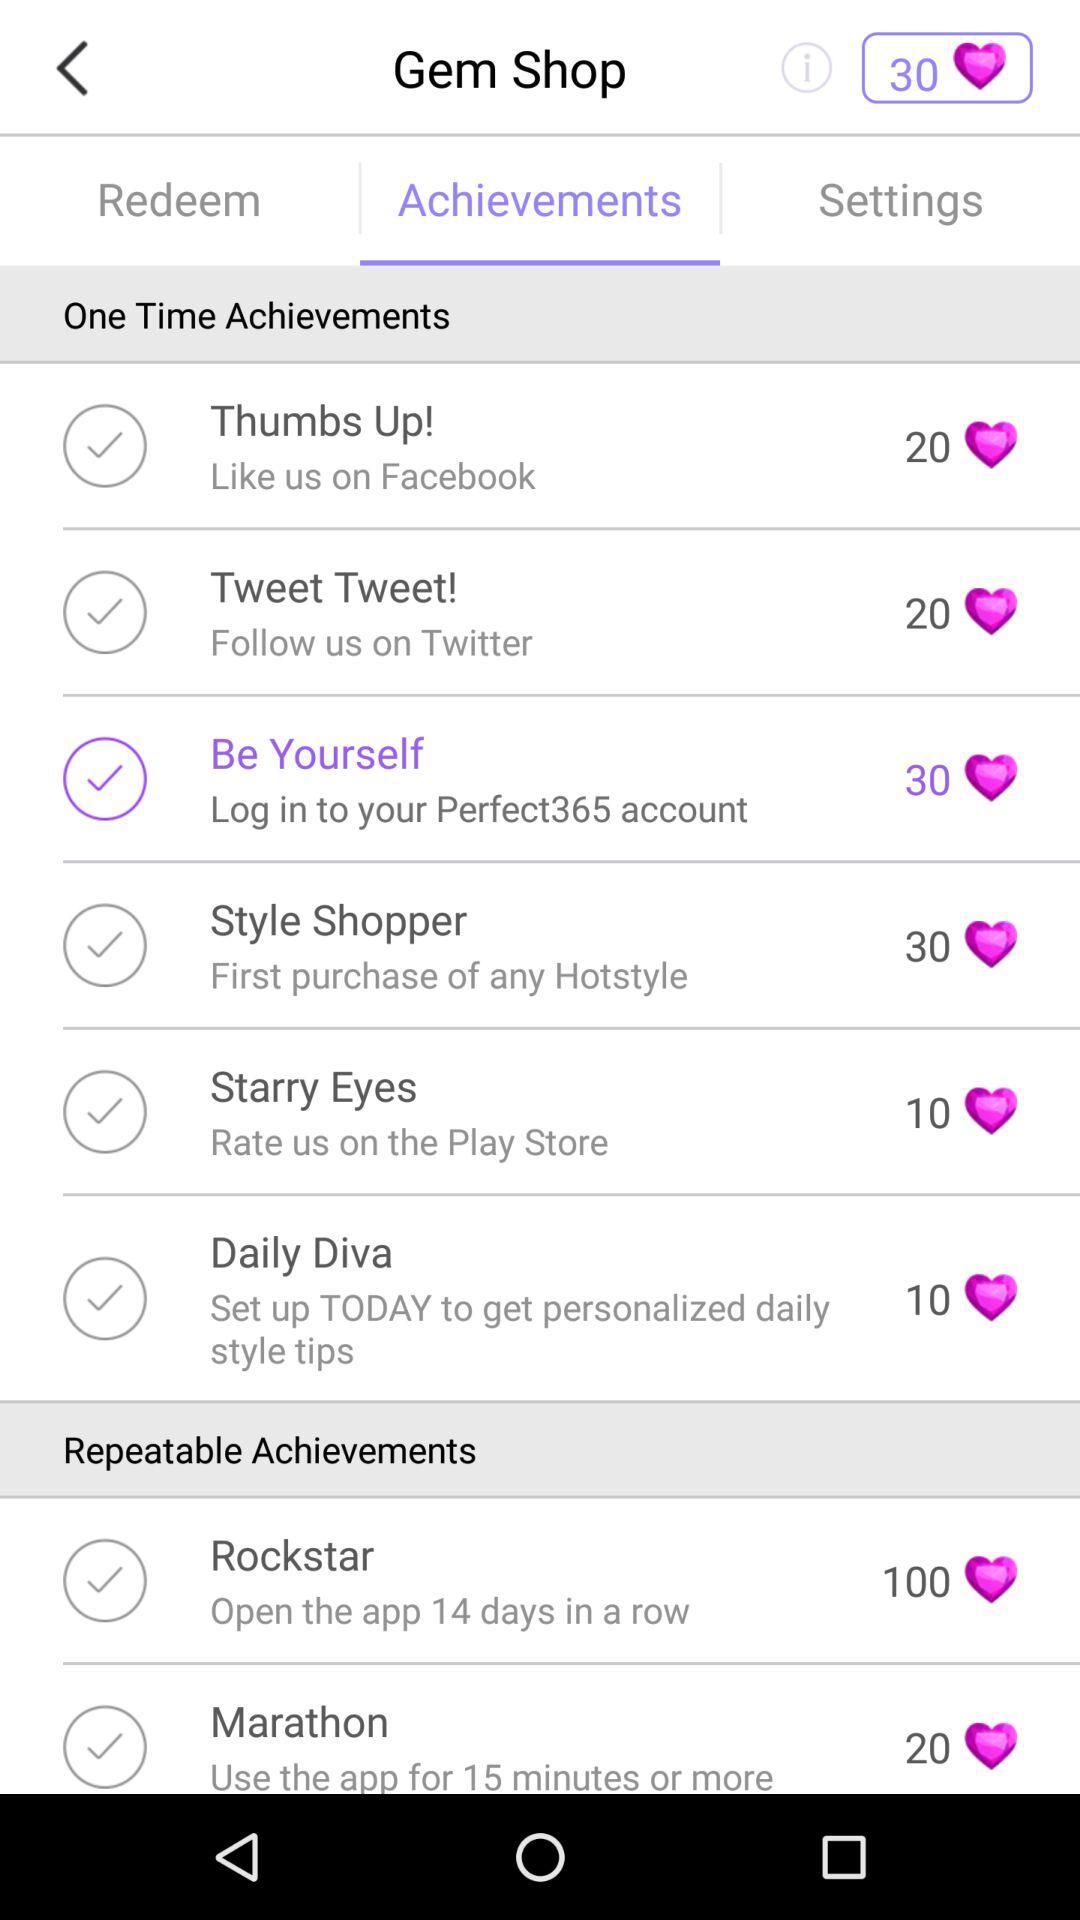 This screenshot has height=1920, width=1080. I want to click on the tweet tweet! item, so click(332, 584).